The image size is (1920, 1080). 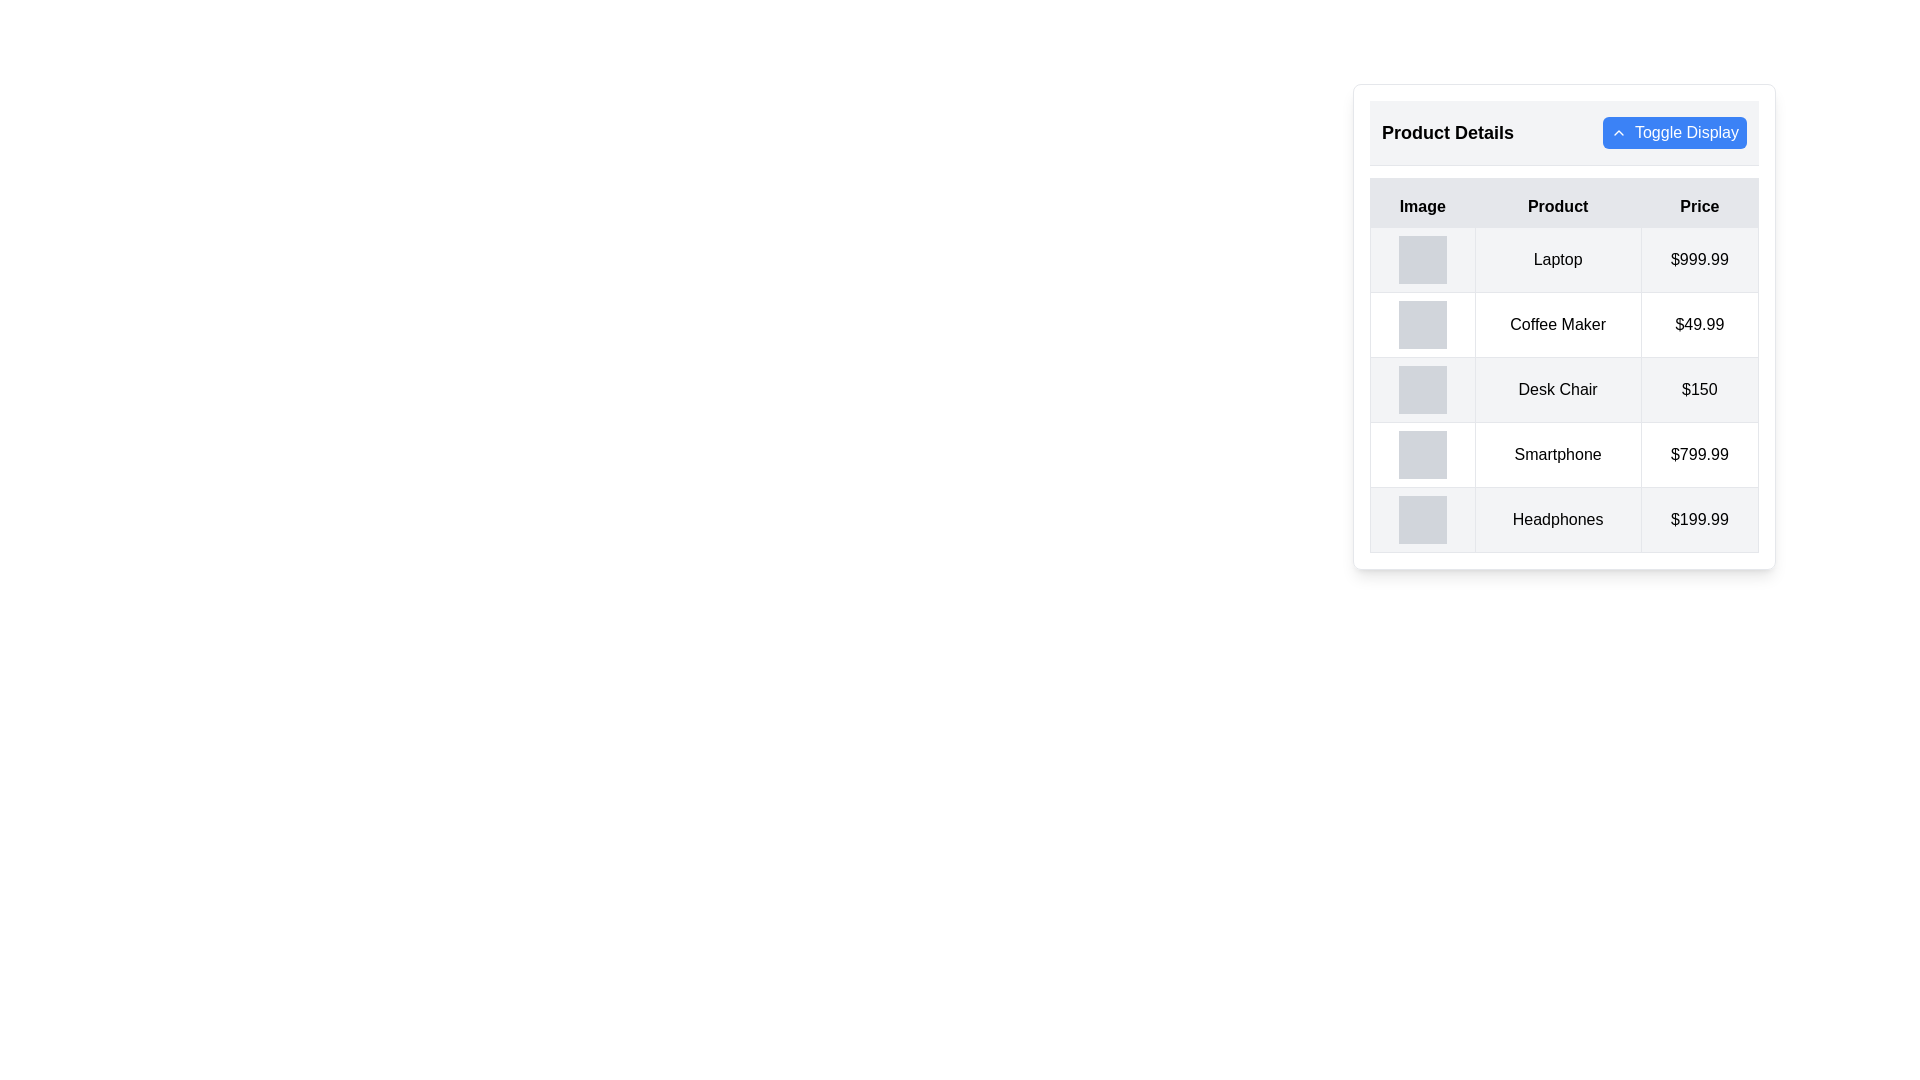 I want to click on price value displayed in the Text Label showing '$799.99' in black text within the white cell of the 'Price' column for the product 'Smartphone', so click(x=1698, y=455).